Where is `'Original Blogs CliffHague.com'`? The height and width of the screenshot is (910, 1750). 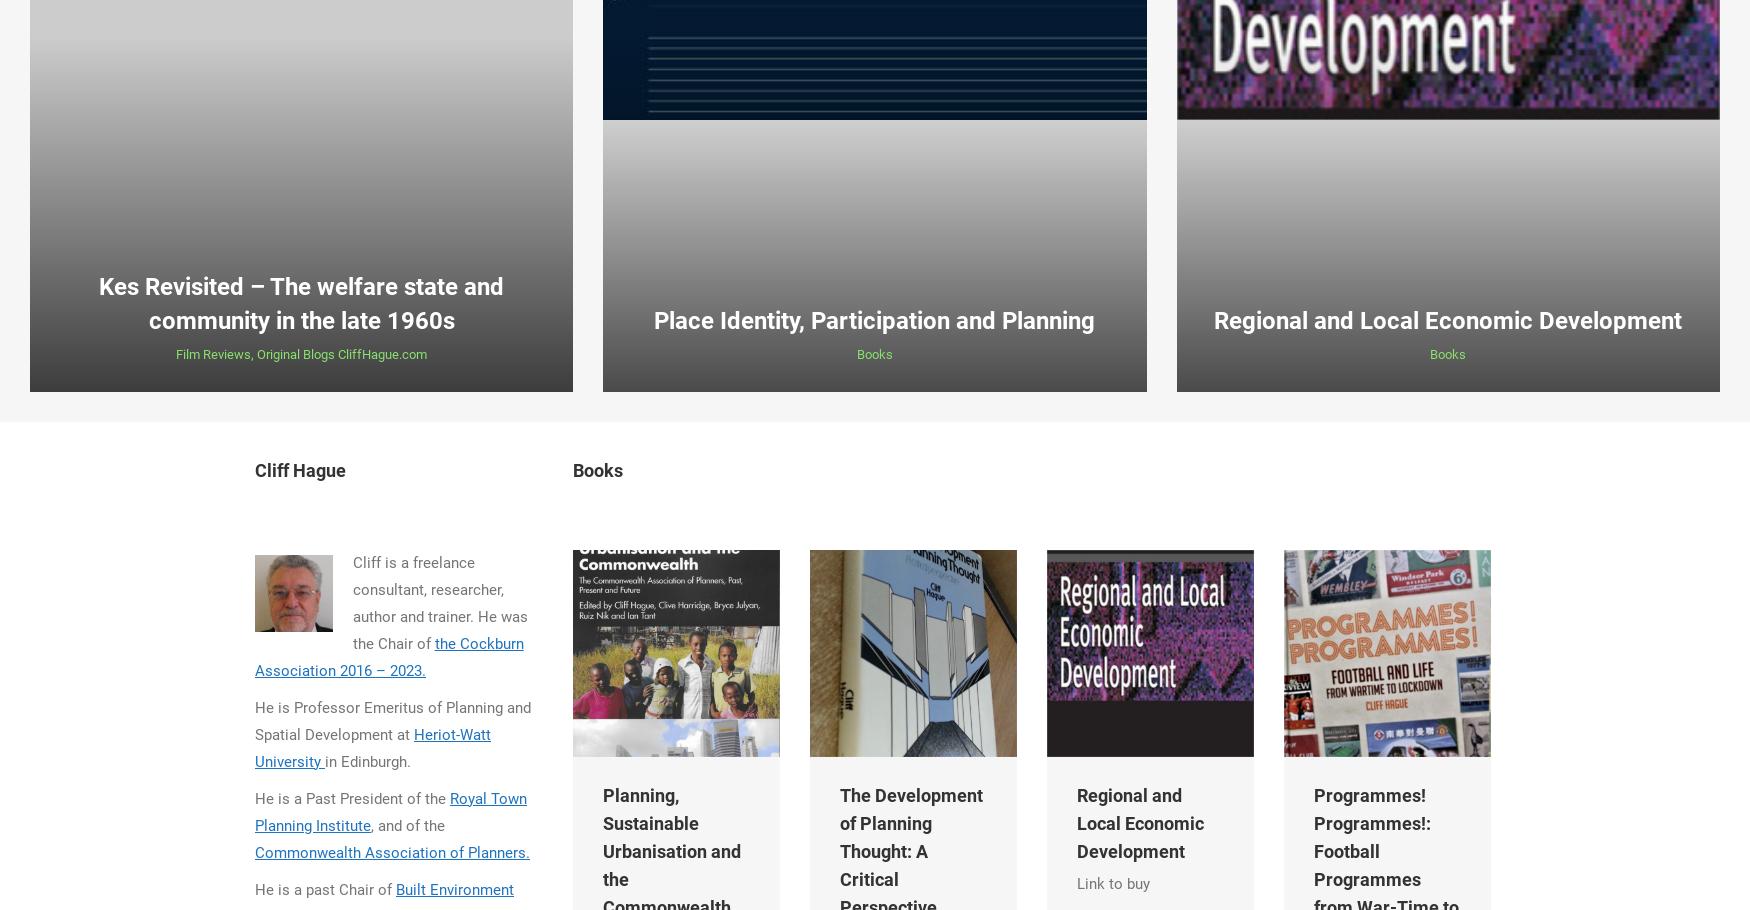
'Original Blogs CliffHague.com' is located at coordinates (341, 352).